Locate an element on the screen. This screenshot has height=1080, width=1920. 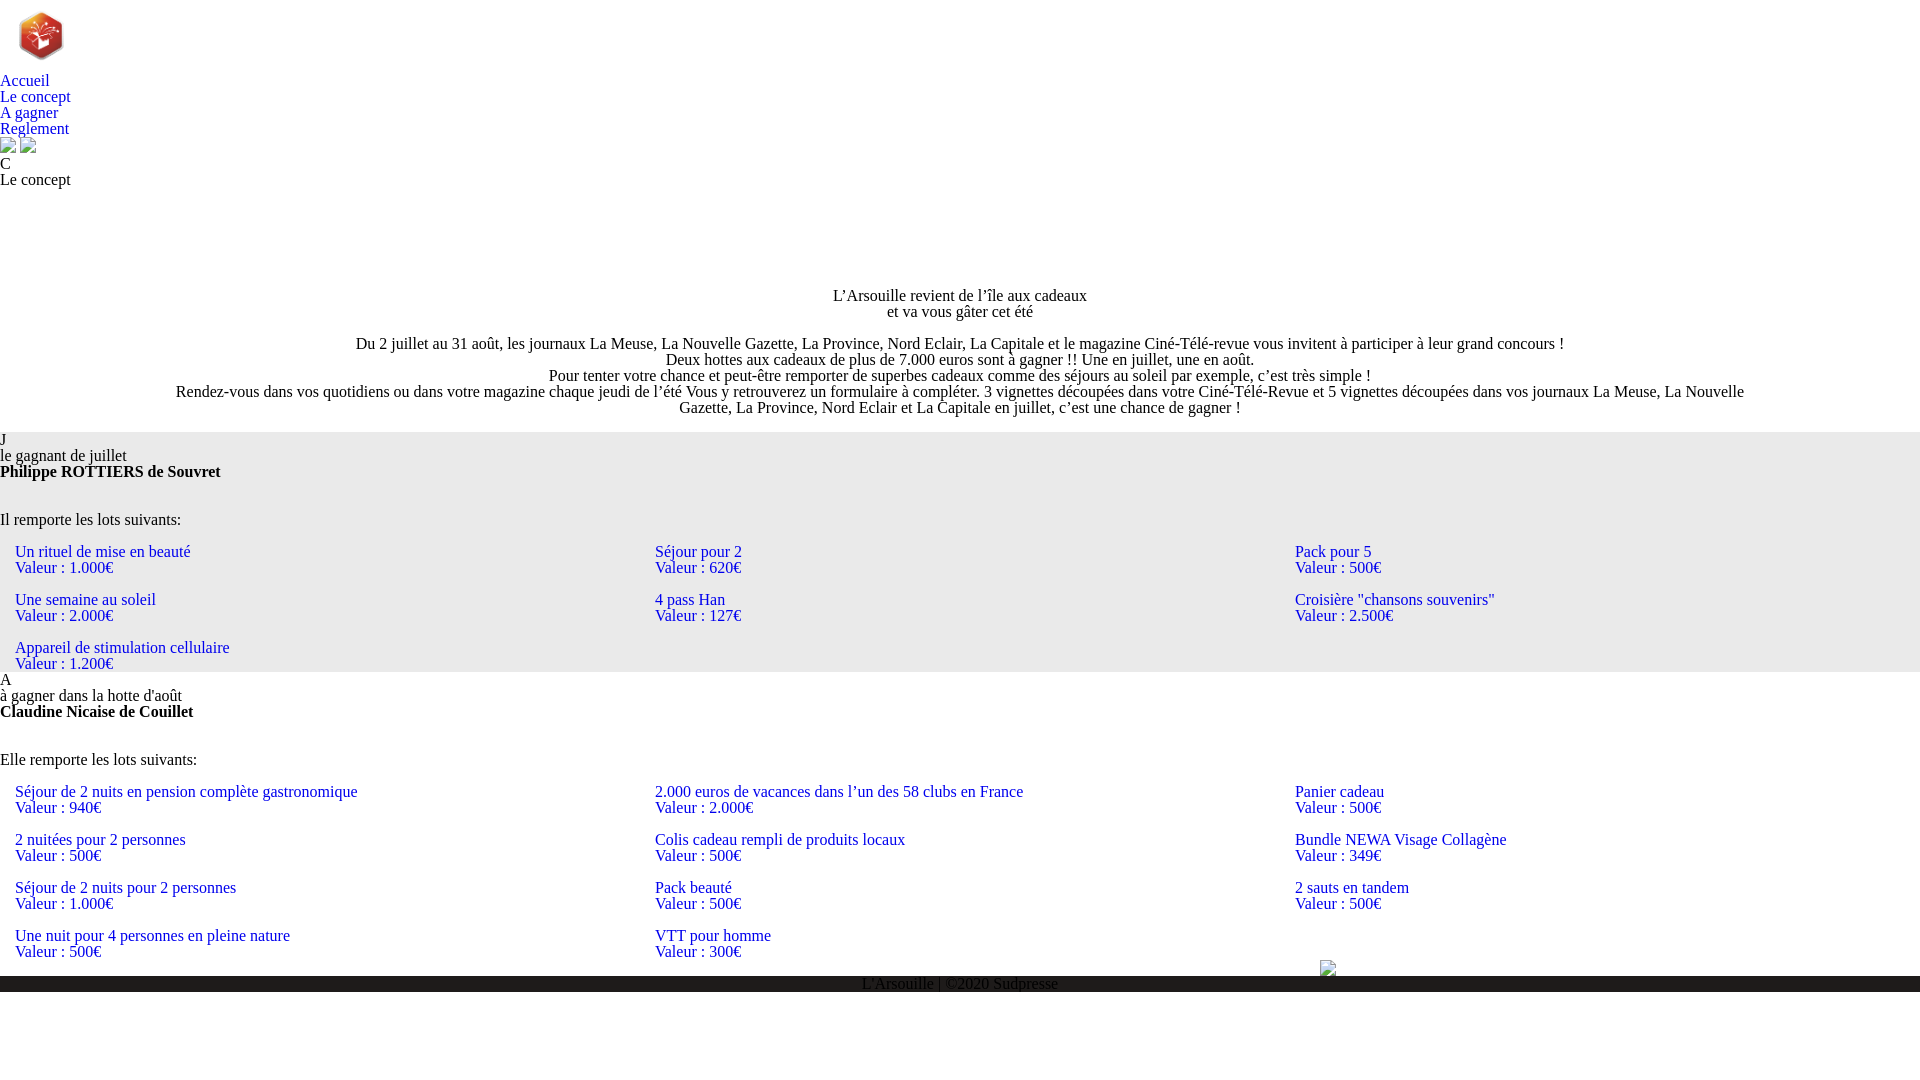
'Accueil' is located at coordinates (24, 79).